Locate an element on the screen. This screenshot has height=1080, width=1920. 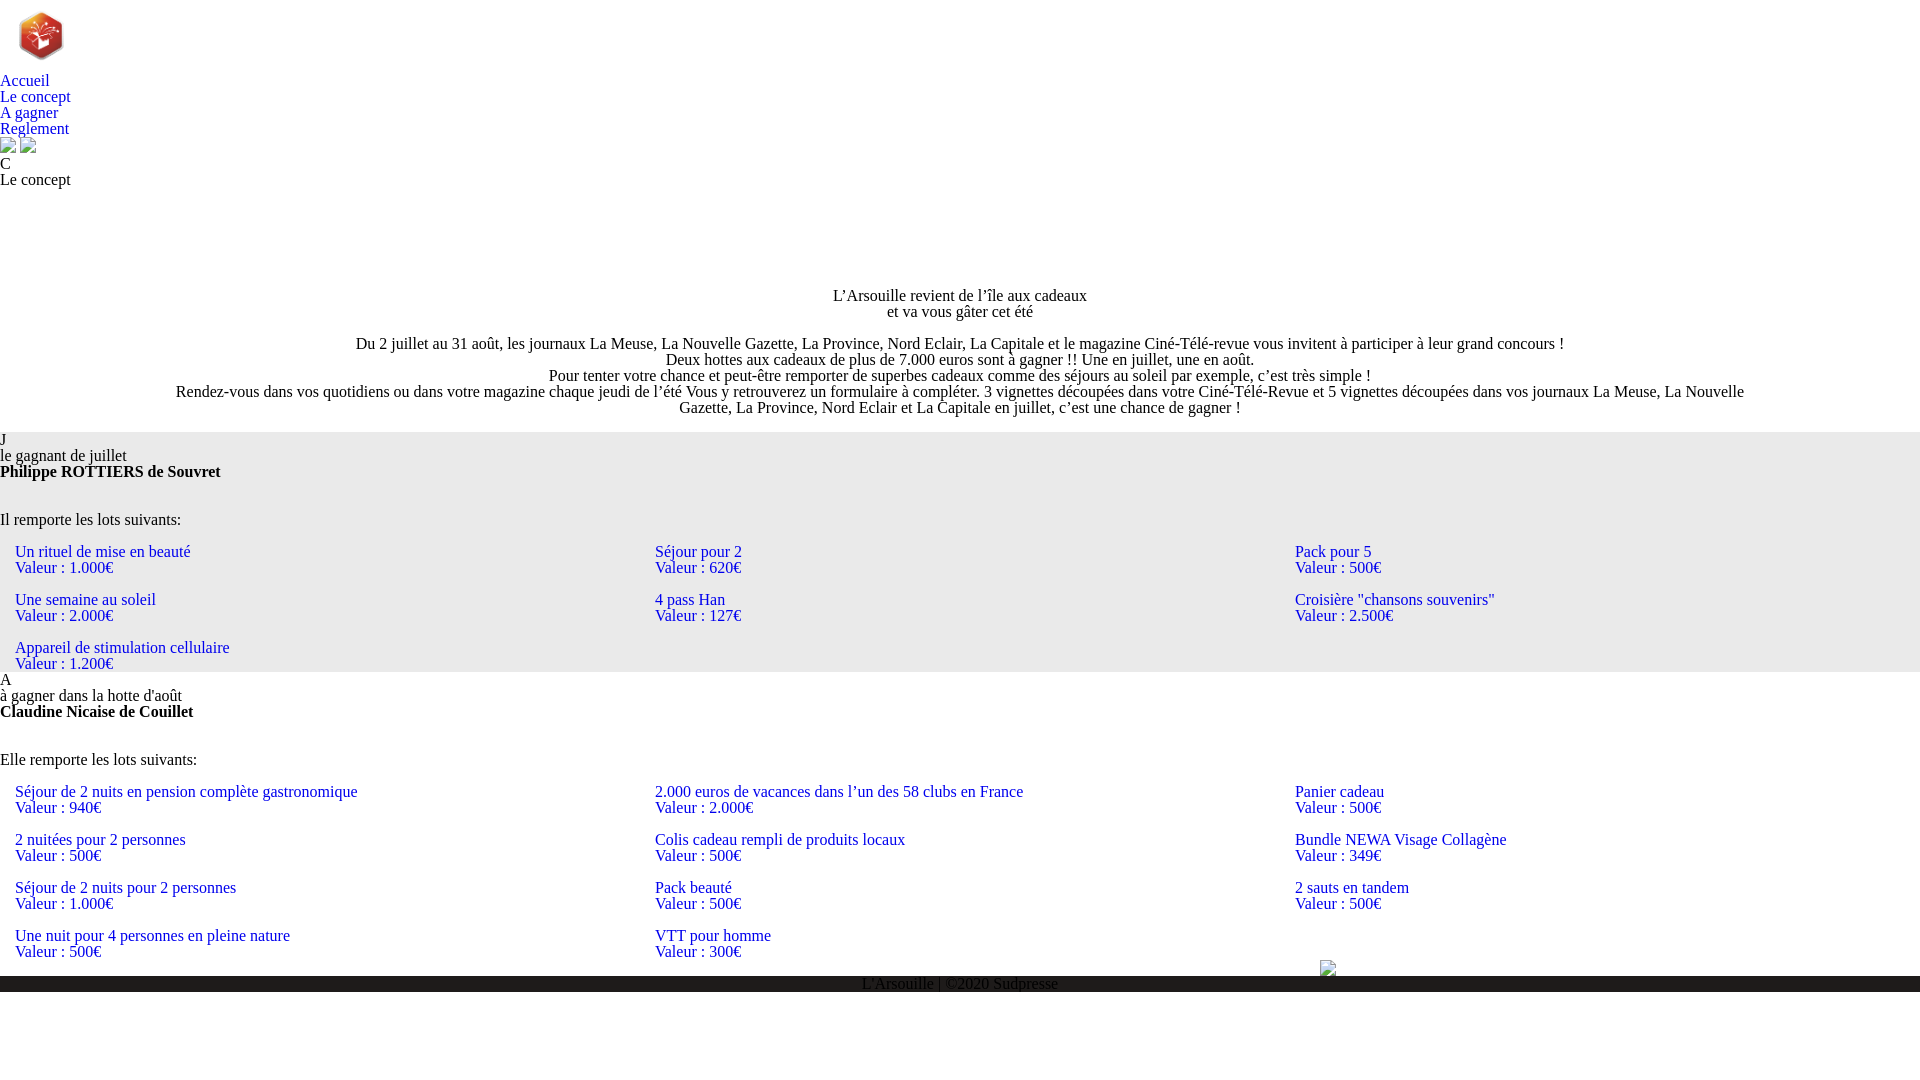
'Accueil' is located at coordinates (24, 79).